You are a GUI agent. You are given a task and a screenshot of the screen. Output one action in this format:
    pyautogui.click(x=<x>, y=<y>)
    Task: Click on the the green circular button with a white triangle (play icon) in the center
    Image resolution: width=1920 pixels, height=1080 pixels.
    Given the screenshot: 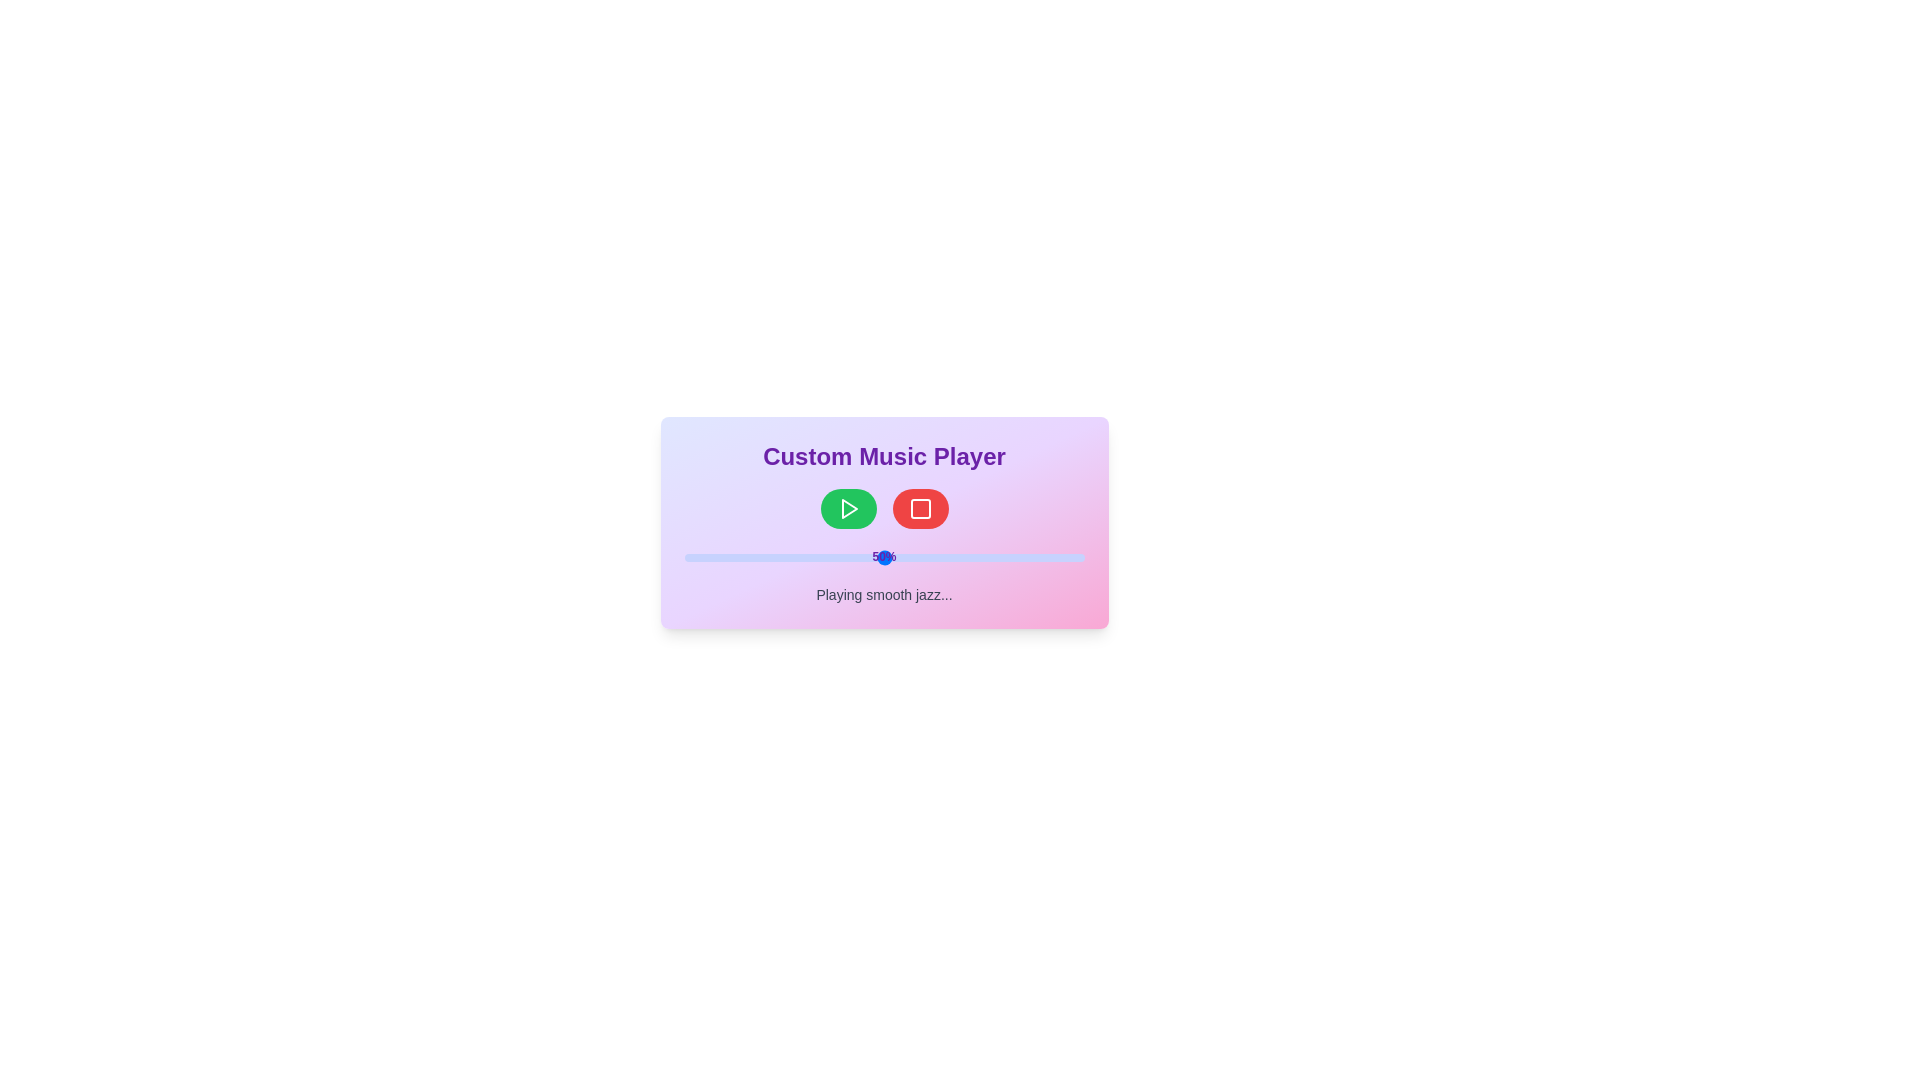 What is the action you would take?
    pyautogui.click(x=848, y=508)
    